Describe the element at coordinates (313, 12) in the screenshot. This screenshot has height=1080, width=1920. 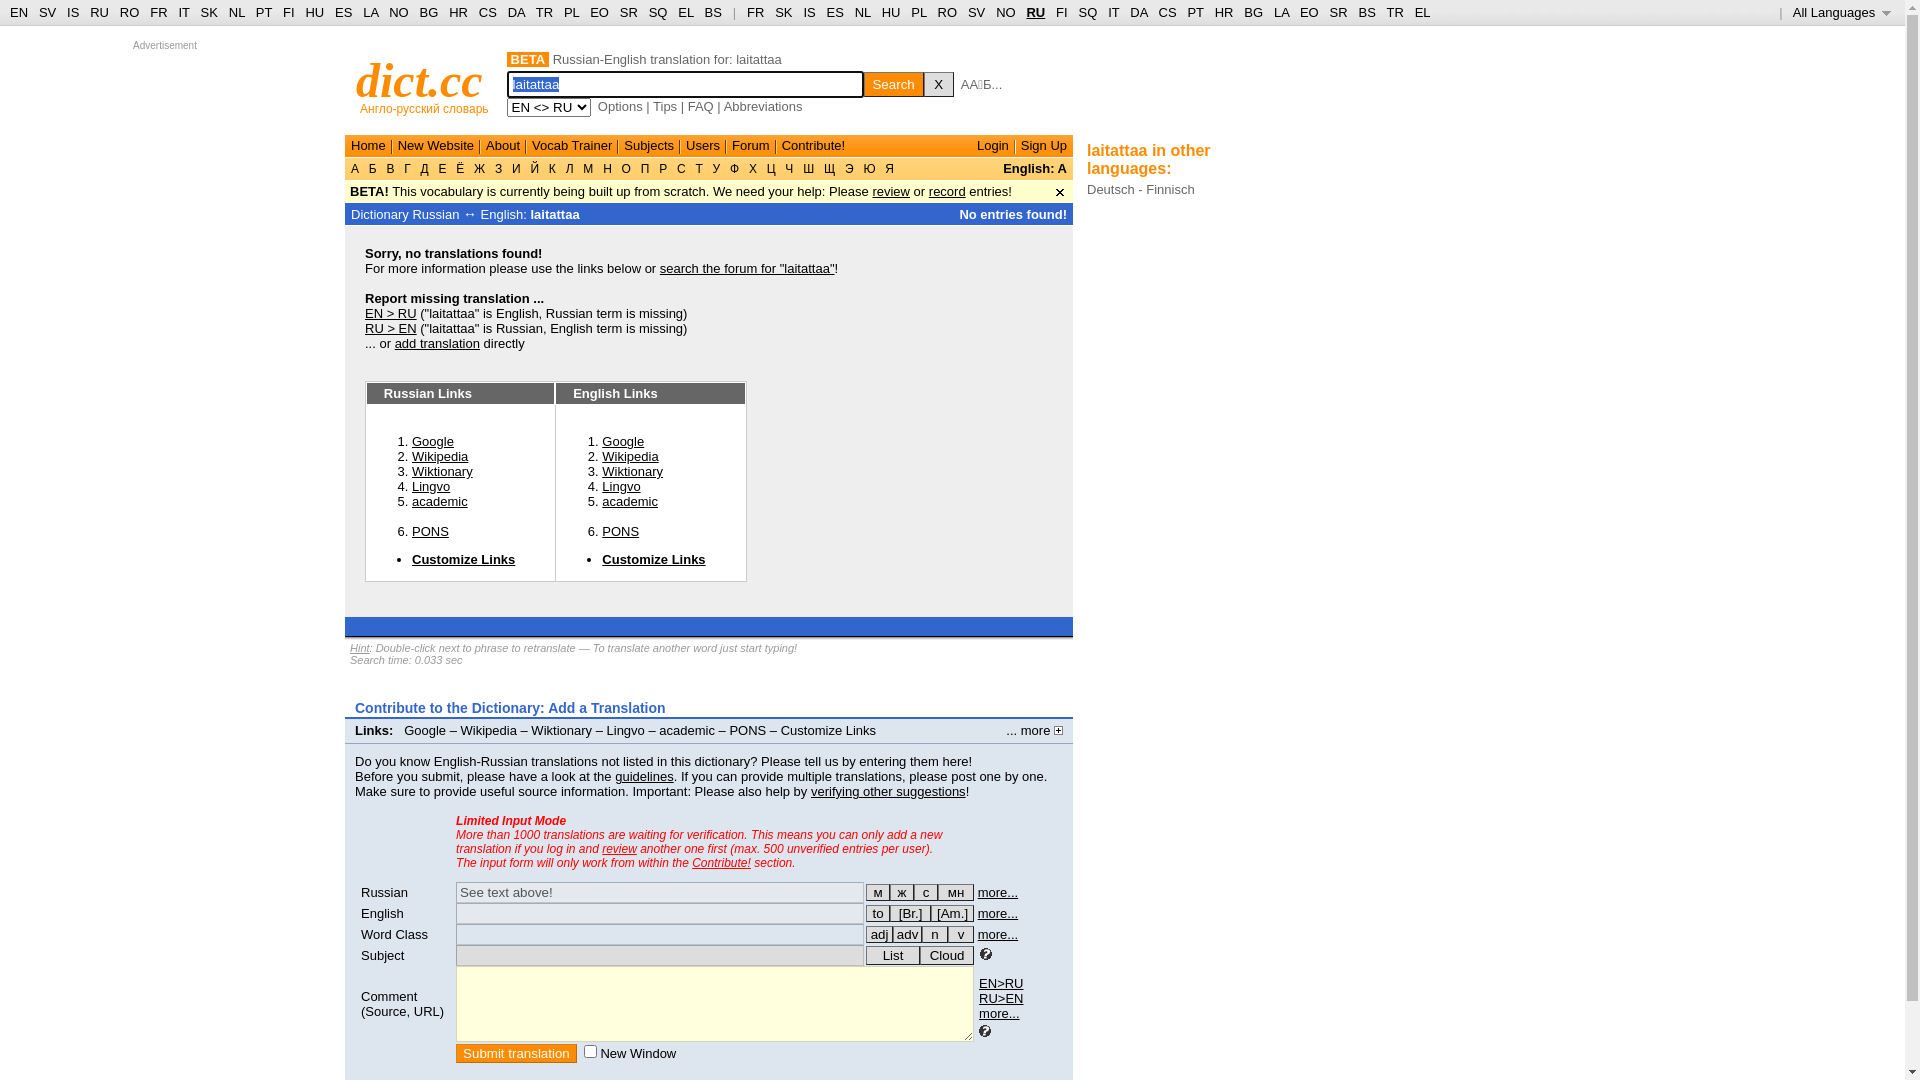
I see `'HU'` at that location.